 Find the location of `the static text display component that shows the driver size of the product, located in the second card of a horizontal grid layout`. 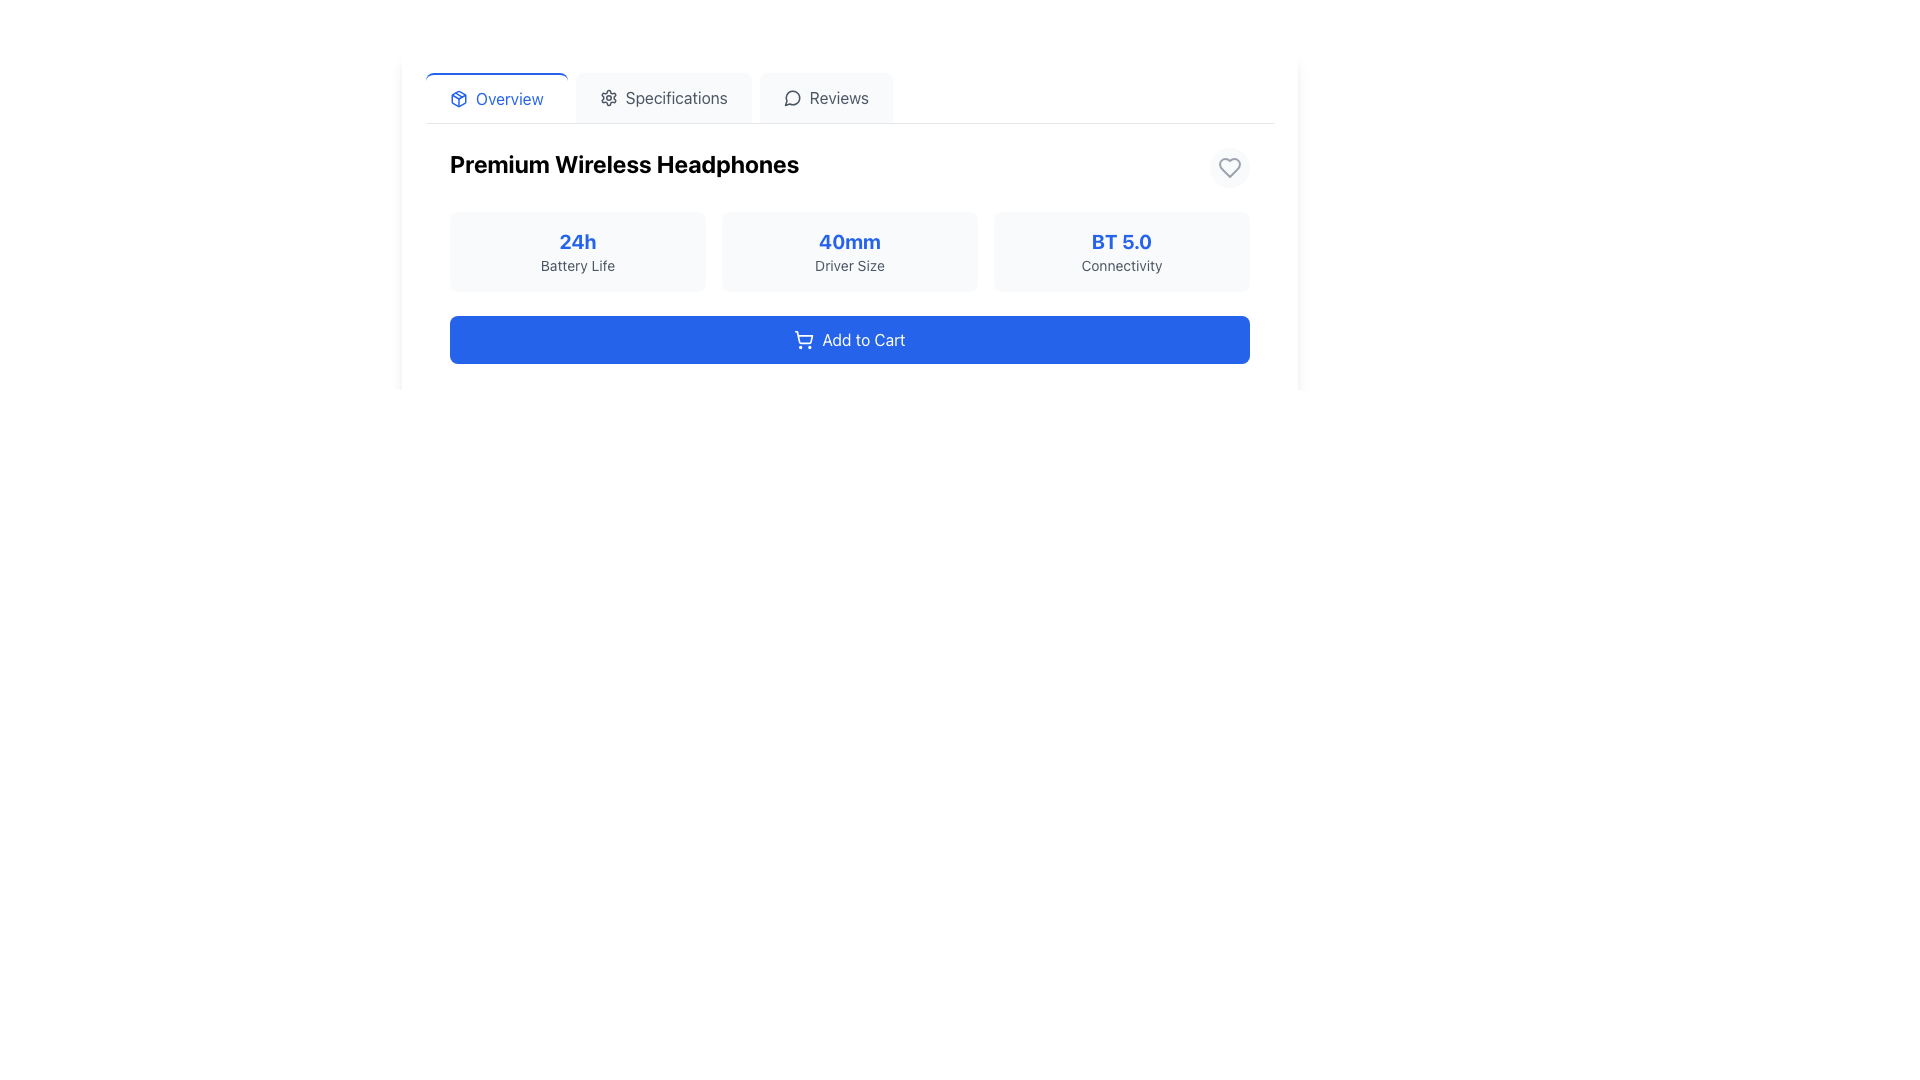

the static text display component that shows the driver size of the product, located in the second card of a horizontal grid layout is located at coordinates (849, 250).